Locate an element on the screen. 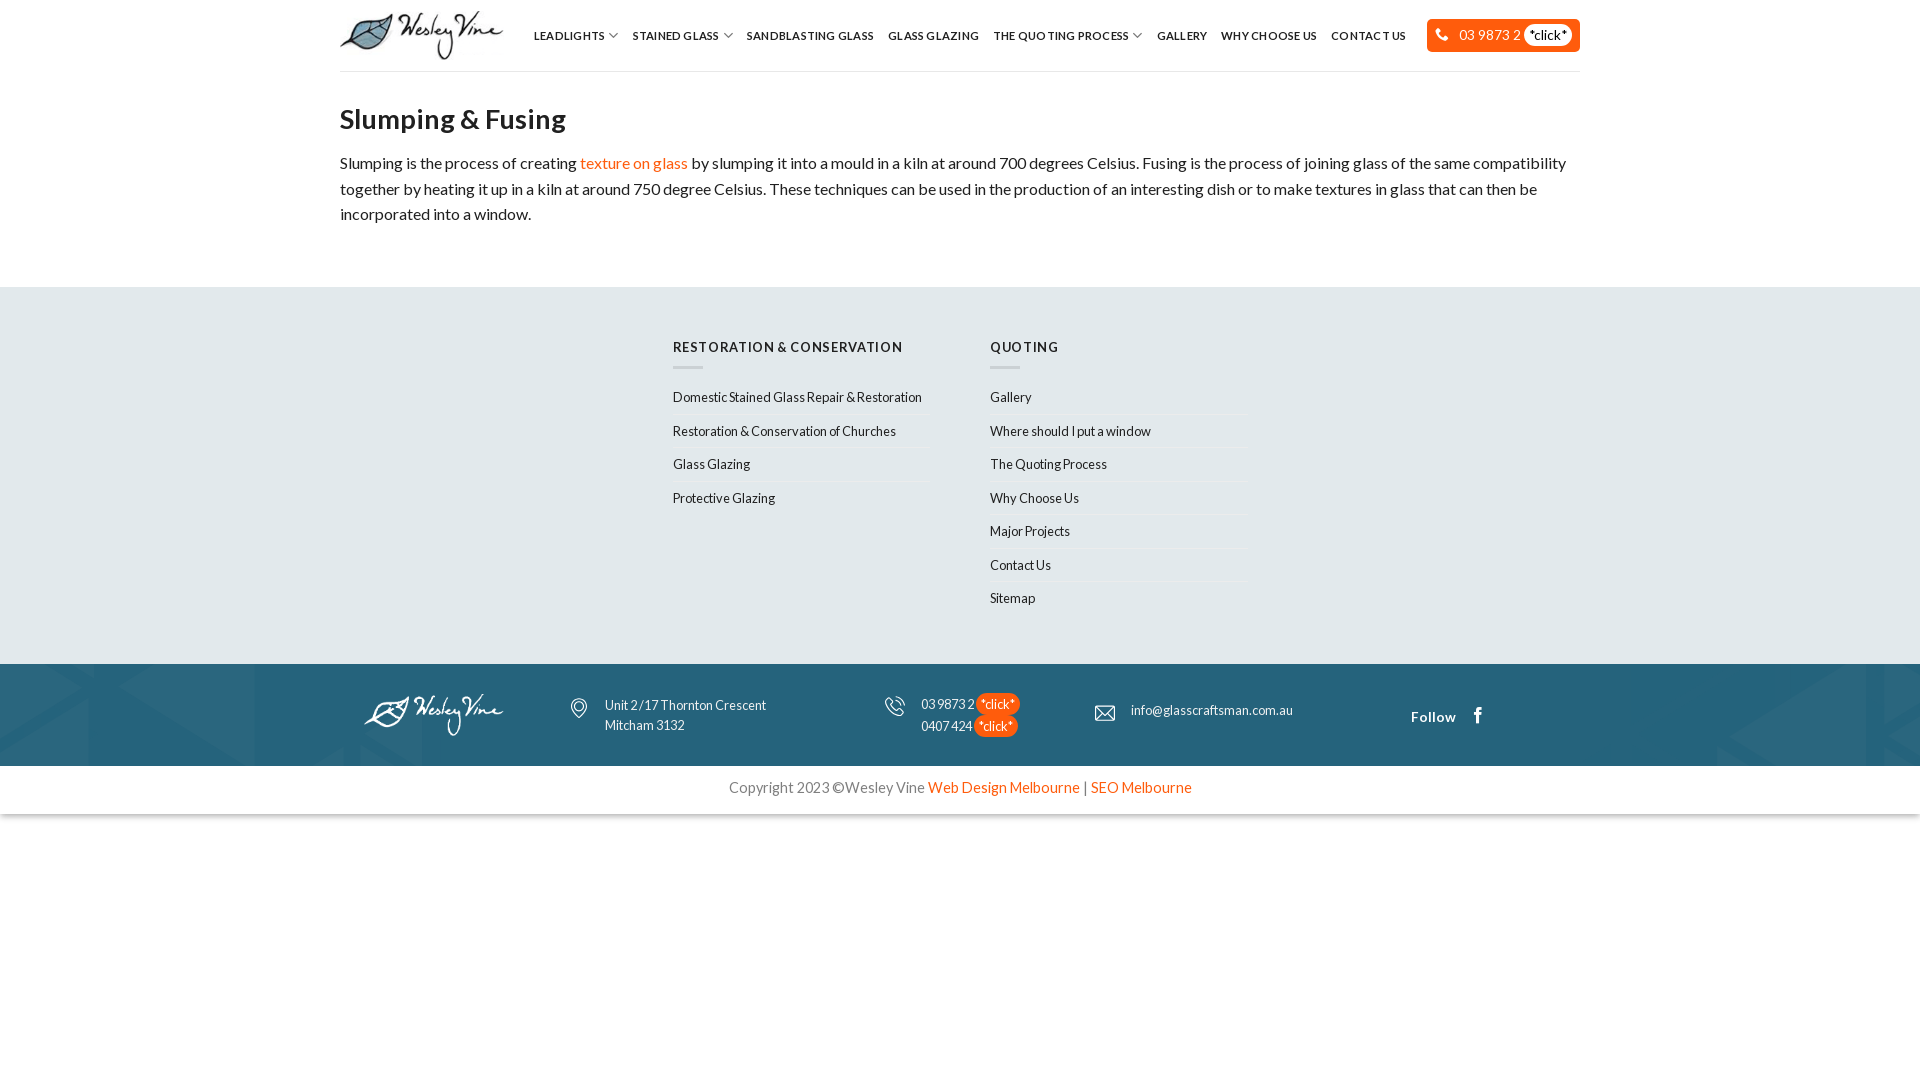 The image size is (1920, 1080). '03 9873 2 *click*' is located at coordinates (1515, 34).